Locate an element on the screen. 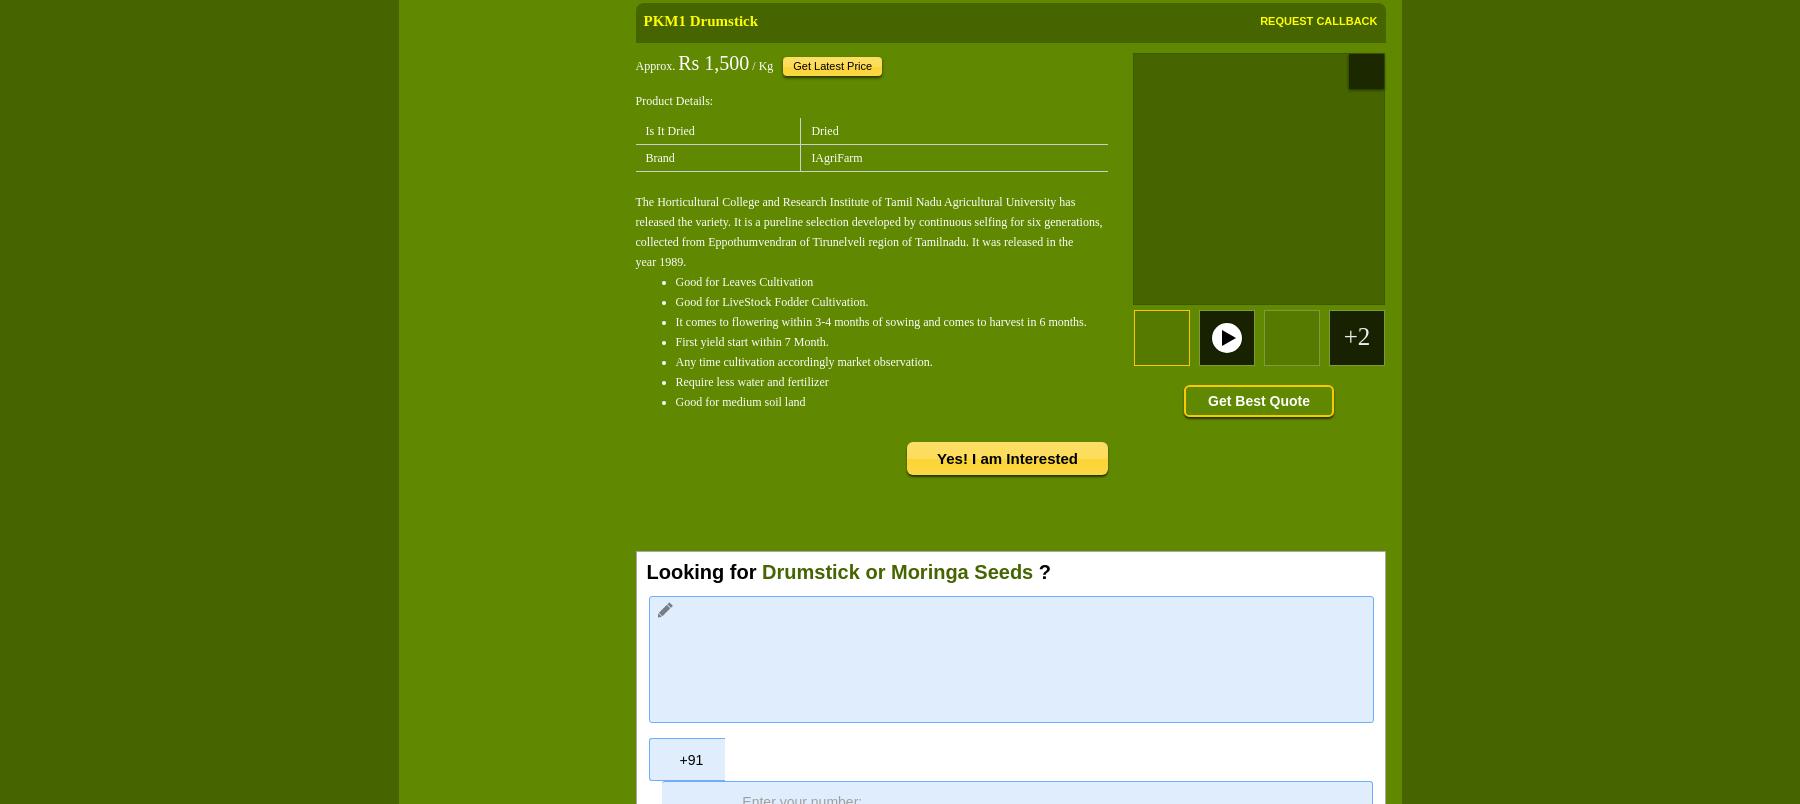 Image resolution: width=1800 pixels, height=804 pixels. 'First yield start within 7 Month.' is located at coordinates (750, 342).